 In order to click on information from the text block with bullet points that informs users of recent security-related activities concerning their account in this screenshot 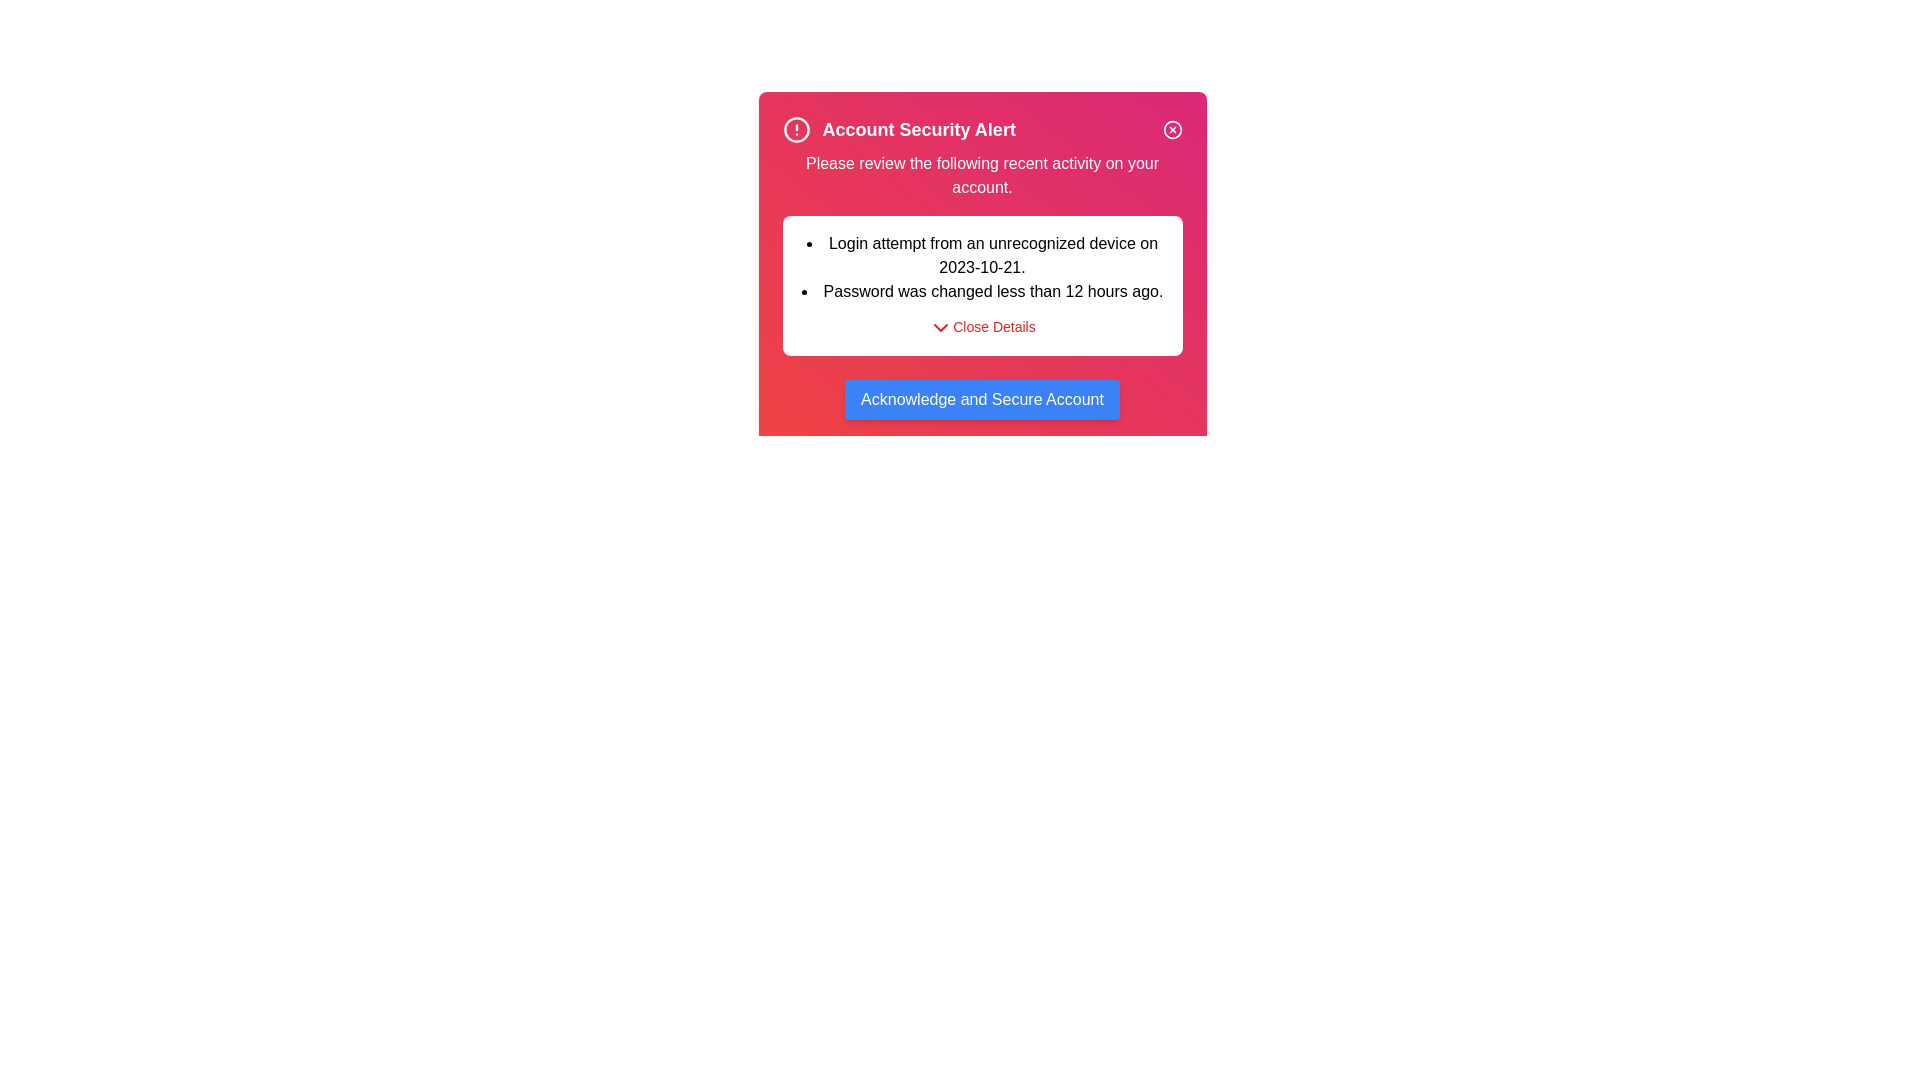, I will do `click(982, 266)`.